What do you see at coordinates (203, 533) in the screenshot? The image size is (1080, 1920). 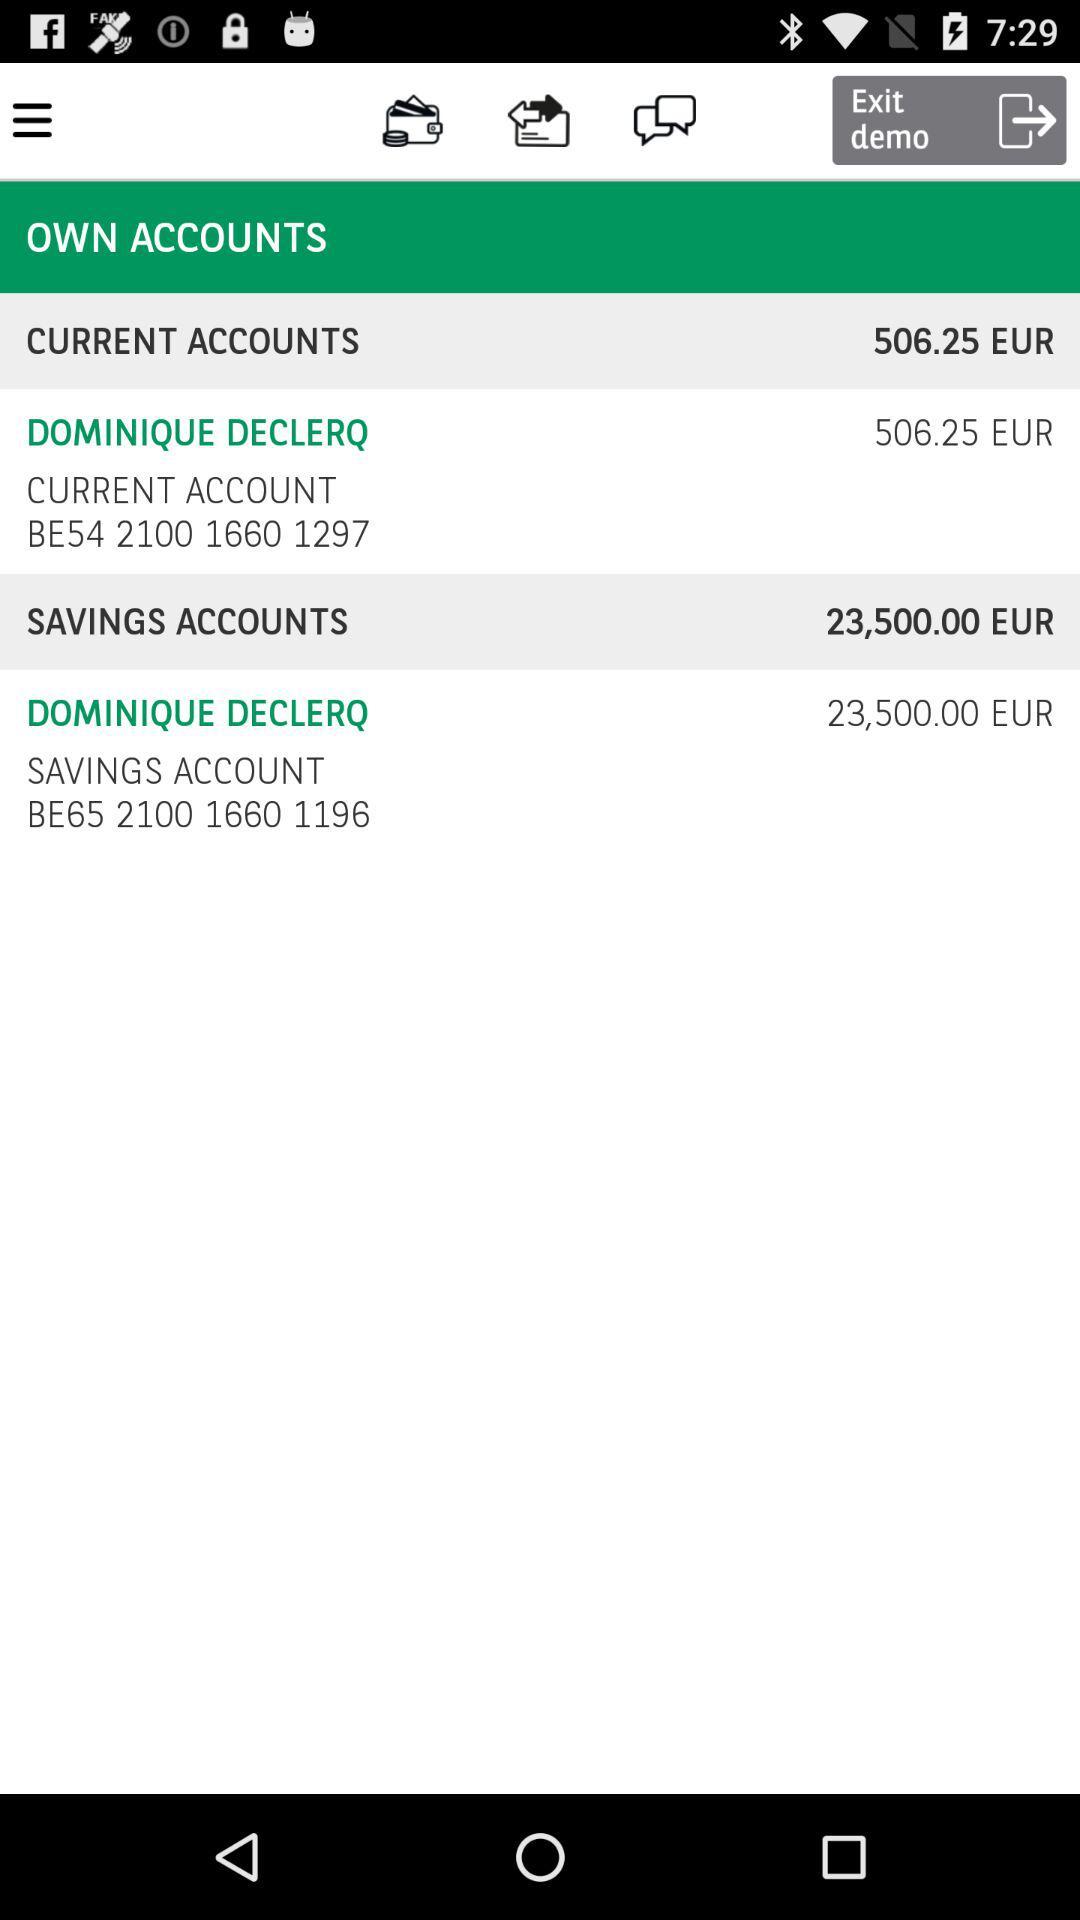 I see `item below the current account icon` at bounding box center [203, 533].